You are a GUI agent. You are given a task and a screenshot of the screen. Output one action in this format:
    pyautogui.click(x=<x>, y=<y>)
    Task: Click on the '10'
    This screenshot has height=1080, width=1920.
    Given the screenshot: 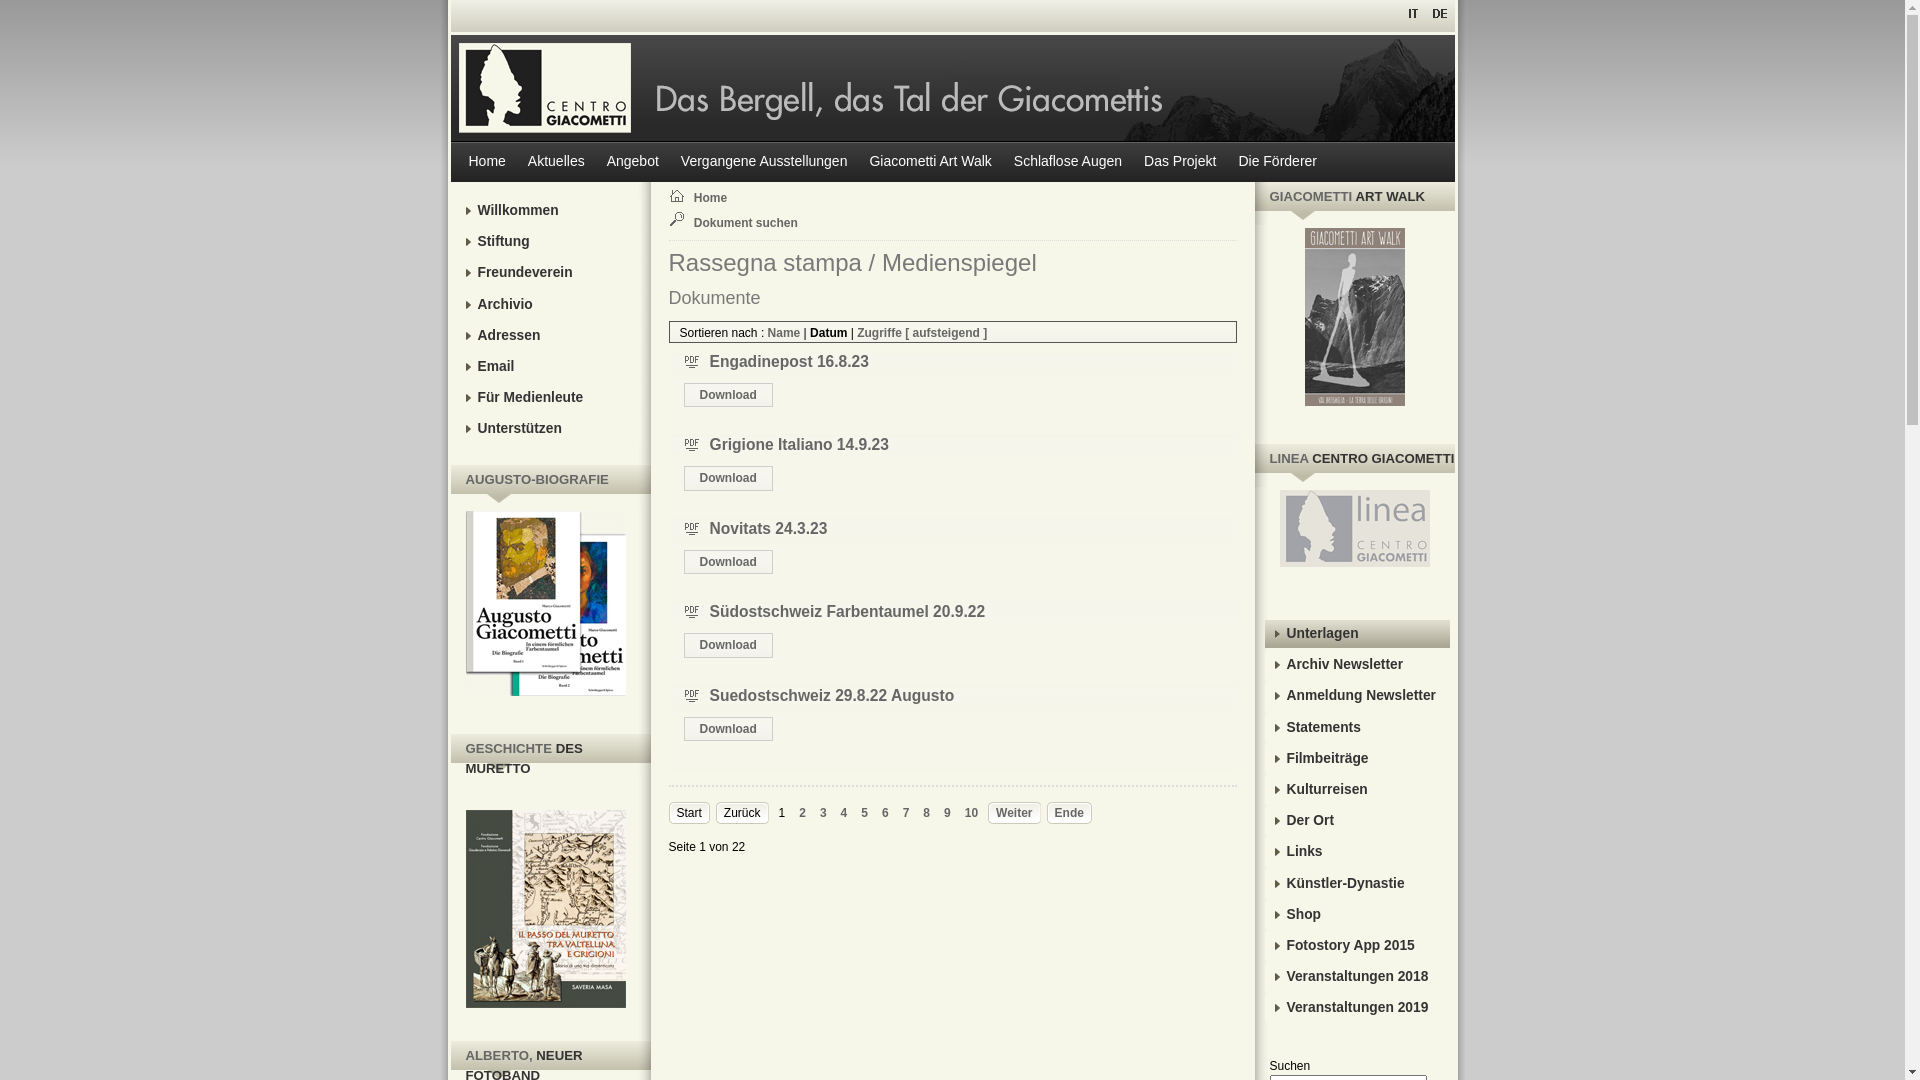 What is the action you would take?
    pyautogui.click(x=971, y=813)
    